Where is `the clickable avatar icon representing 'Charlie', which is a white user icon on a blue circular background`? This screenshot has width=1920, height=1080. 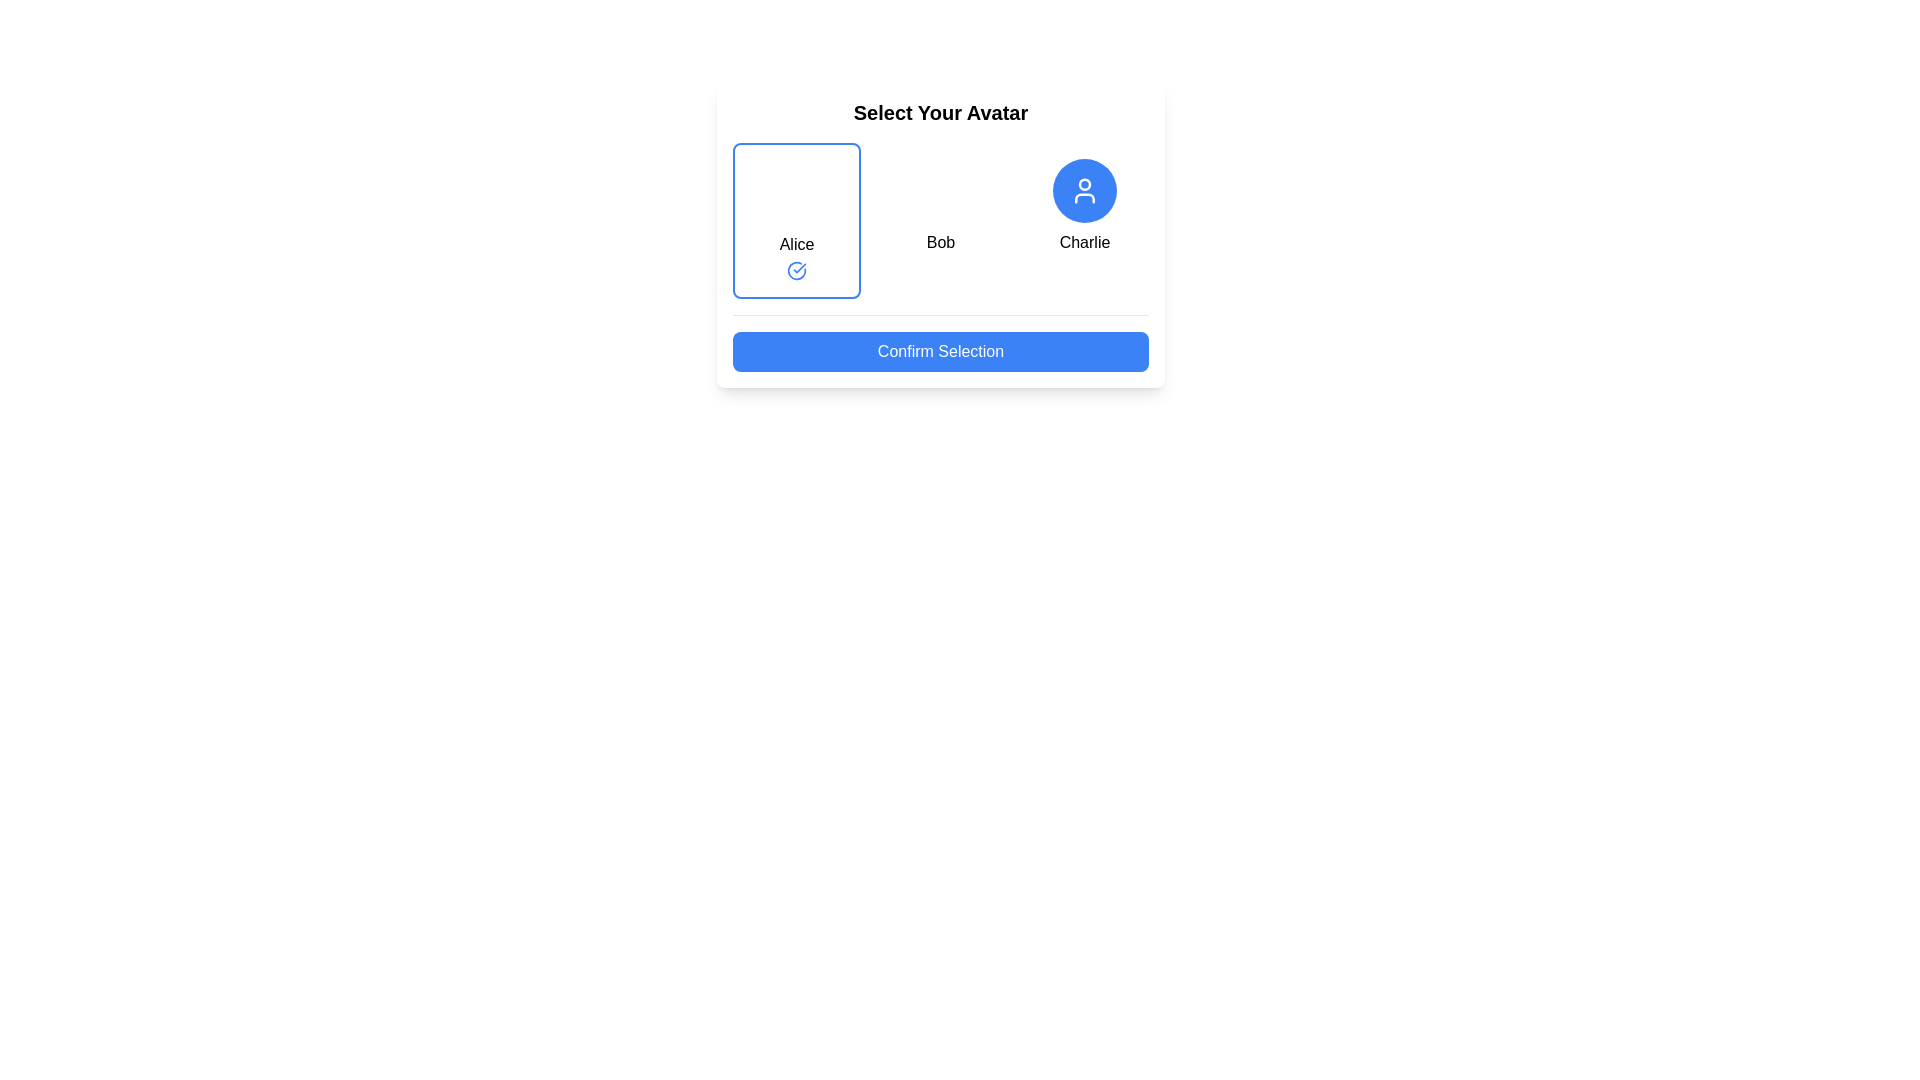
the clickable avatar icon representing 'Charlie', which is a white user icon on a blue circular background is located at coordinates (1083, 191).